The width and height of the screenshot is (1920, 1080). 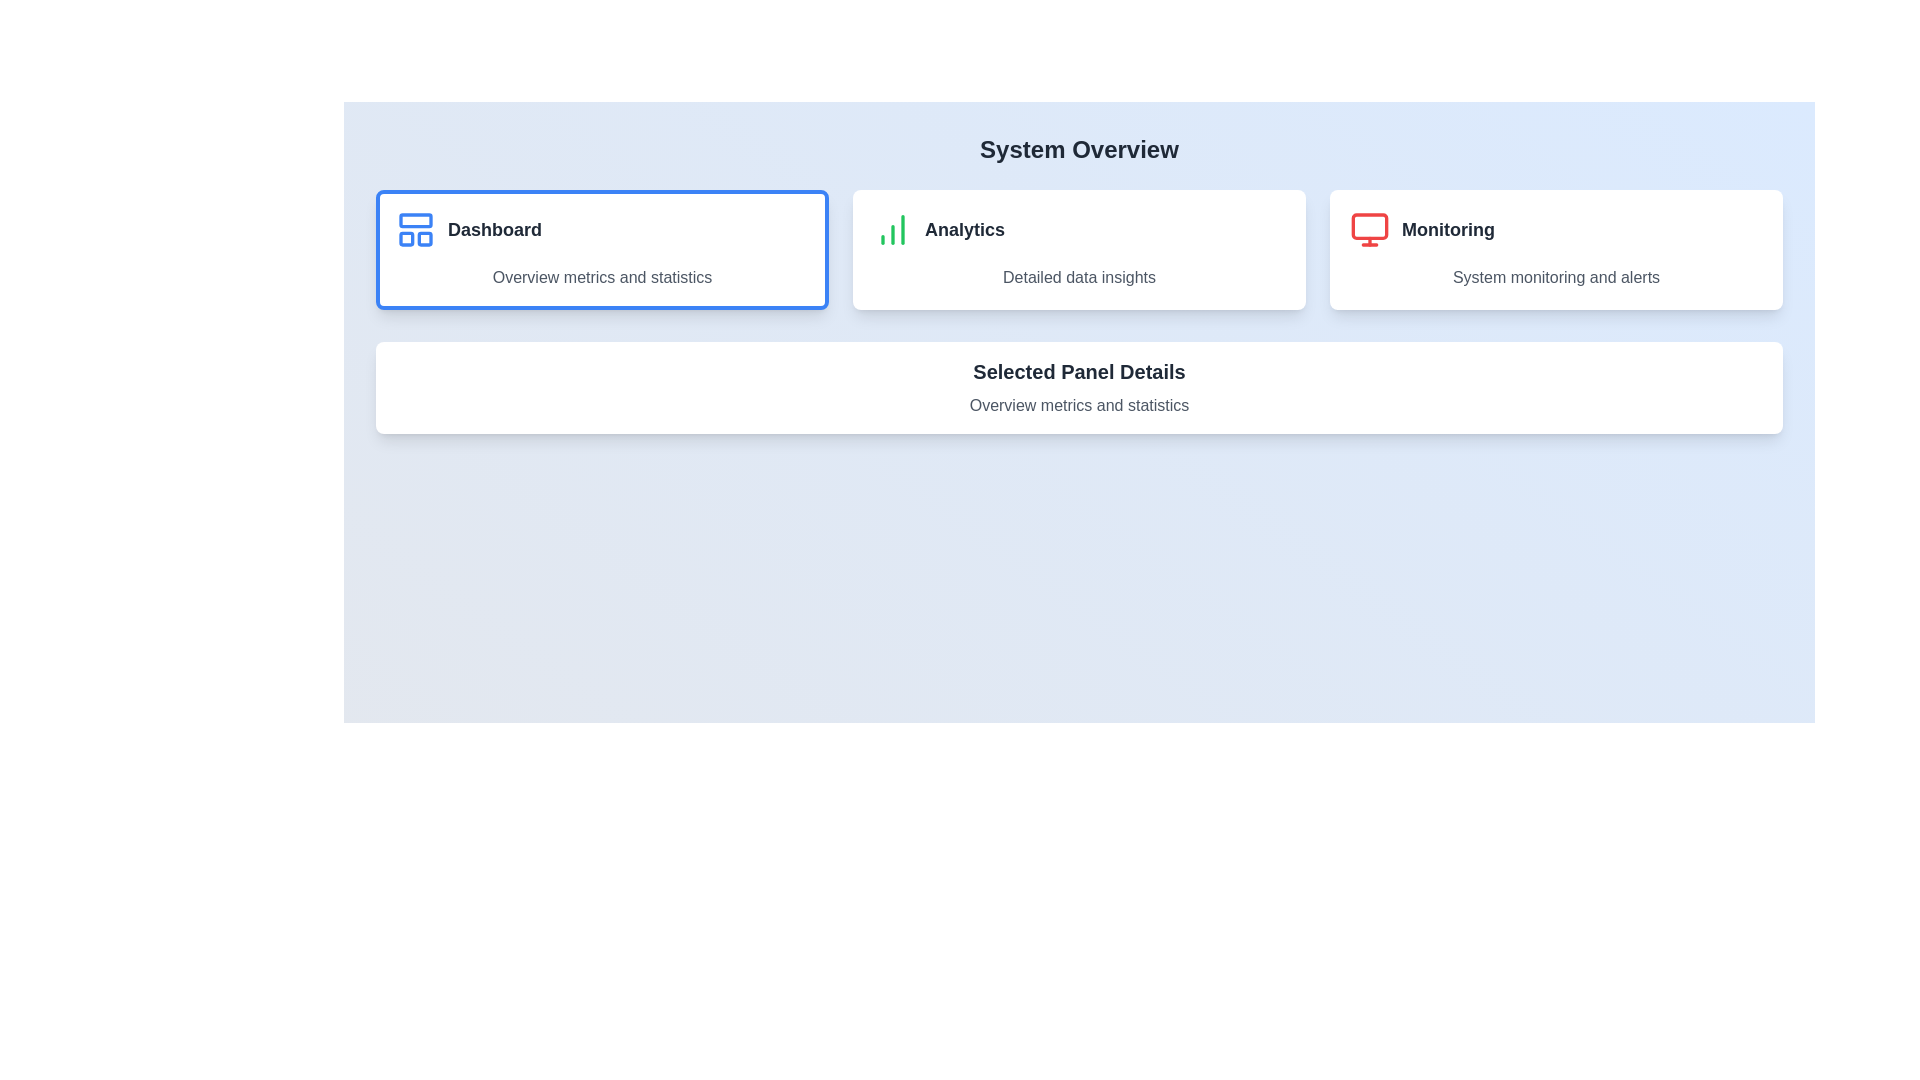 What do you see at coordinates (1078, 371) in the screenshot?
I see `the Text Label that serves as a header or title for the associated panel, positioned above the line of text labeled 'Overview metrics and statistics'` at bounding box center [1078, 371].